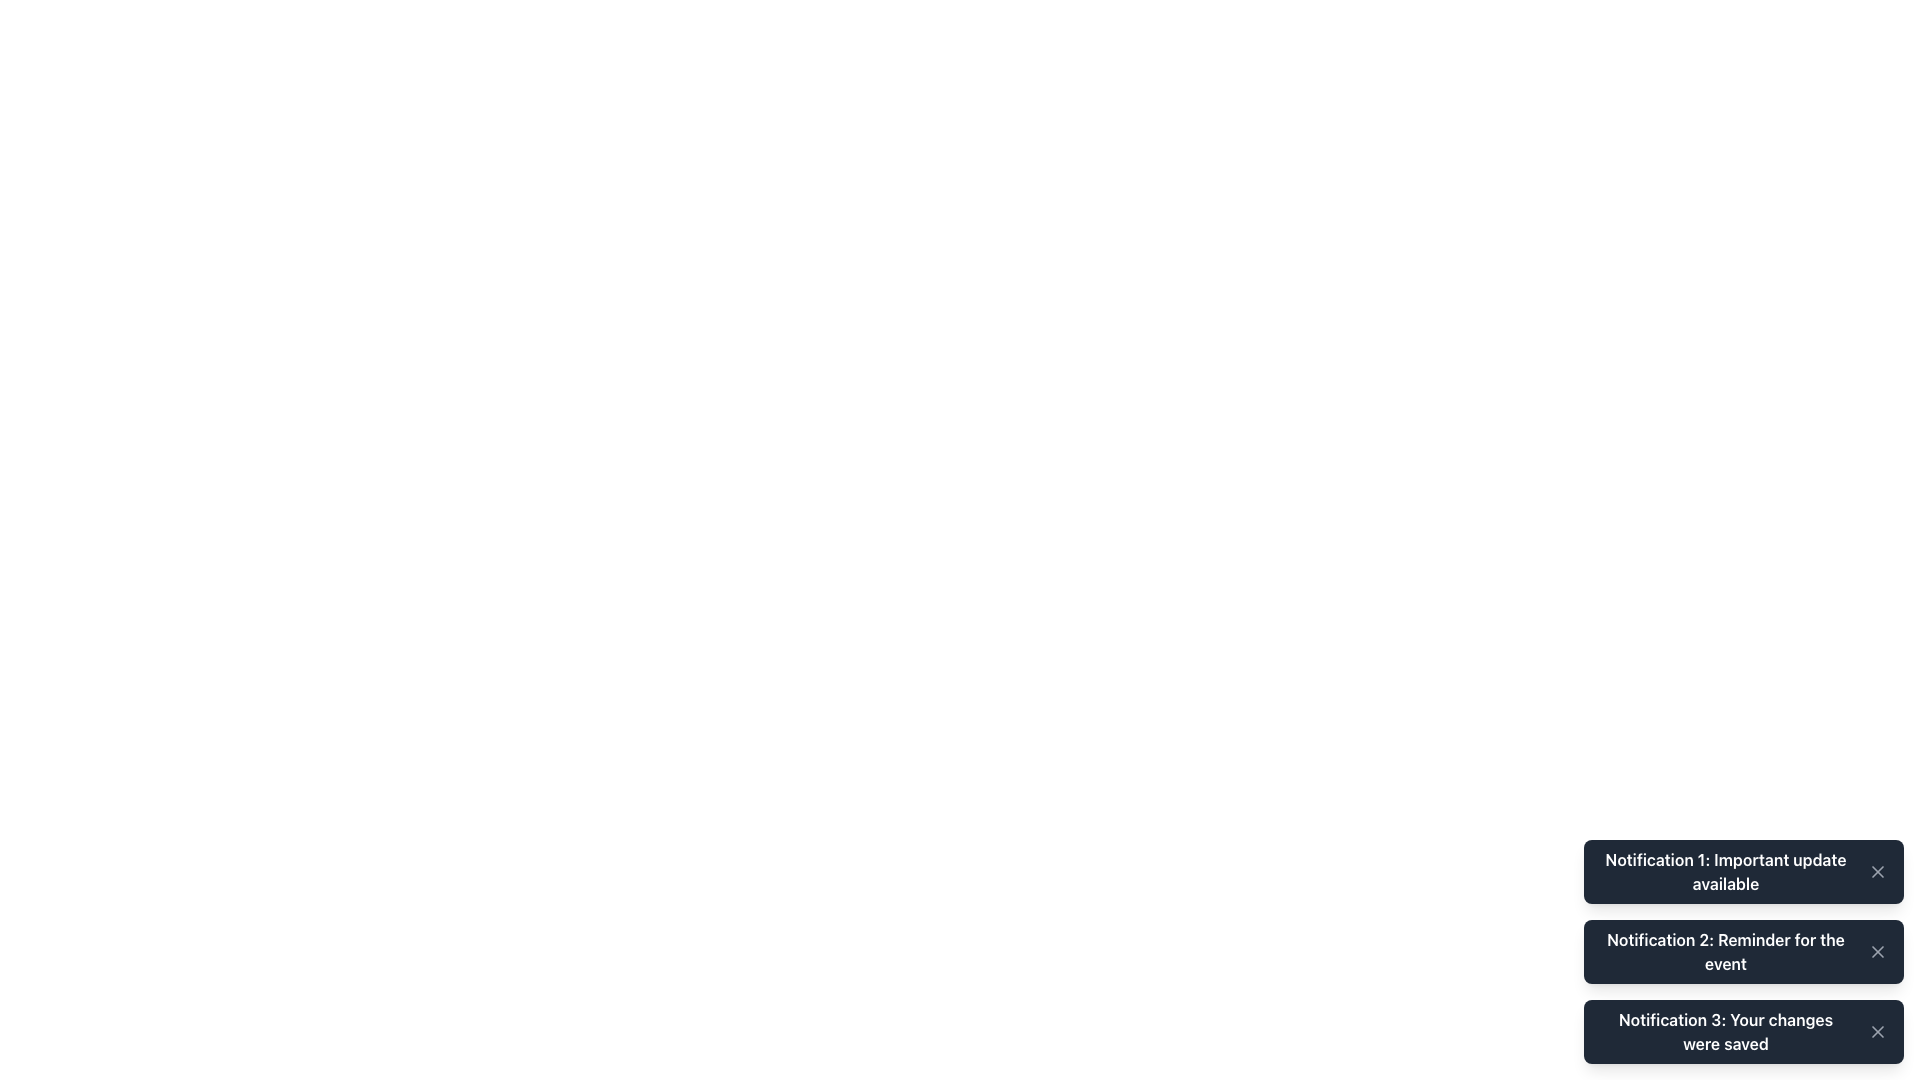  I want to click on the gray 'X' icon in the top-right corner of the second notification card, so click(1876, 951).